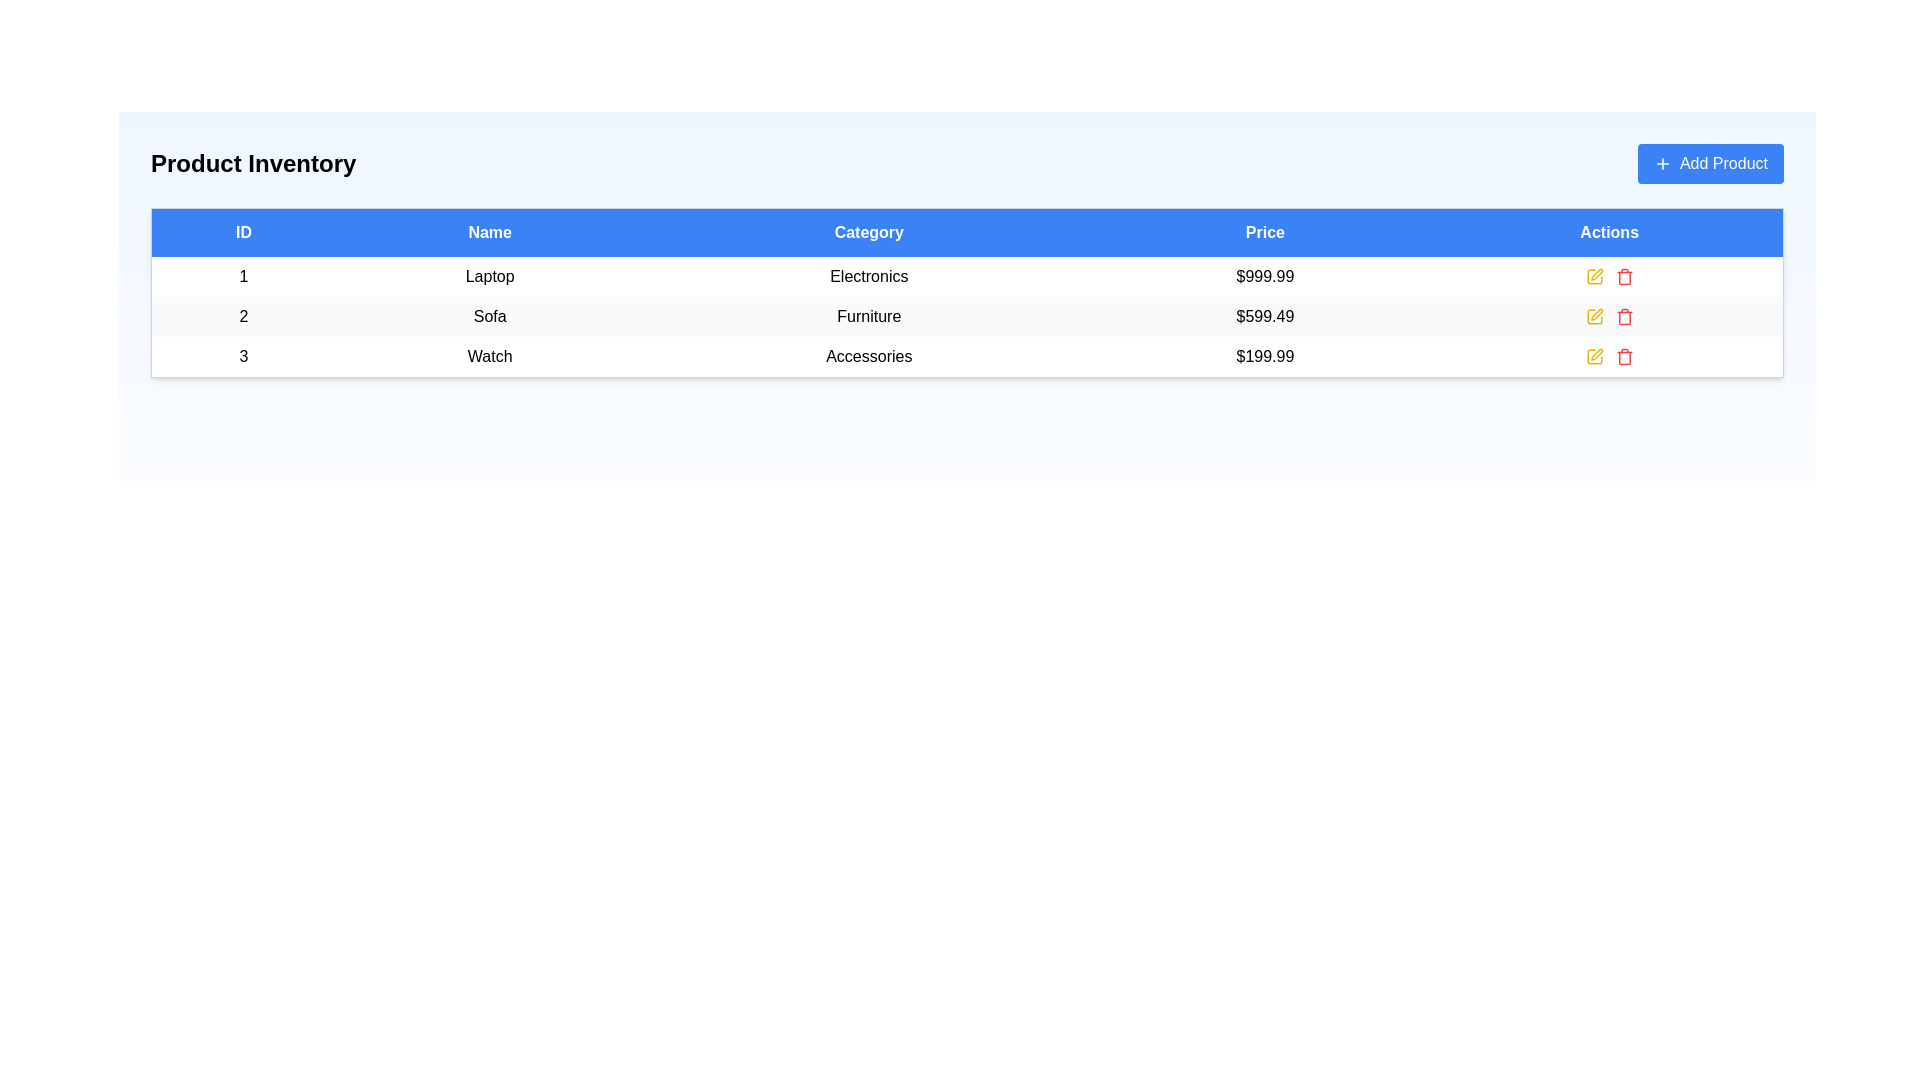 The image size is (1920, 1080). I want to click on the header text label indicating 'Product Inventory', which serves as a title for the section and is located at the top-left of the interface, so click(252, 163).